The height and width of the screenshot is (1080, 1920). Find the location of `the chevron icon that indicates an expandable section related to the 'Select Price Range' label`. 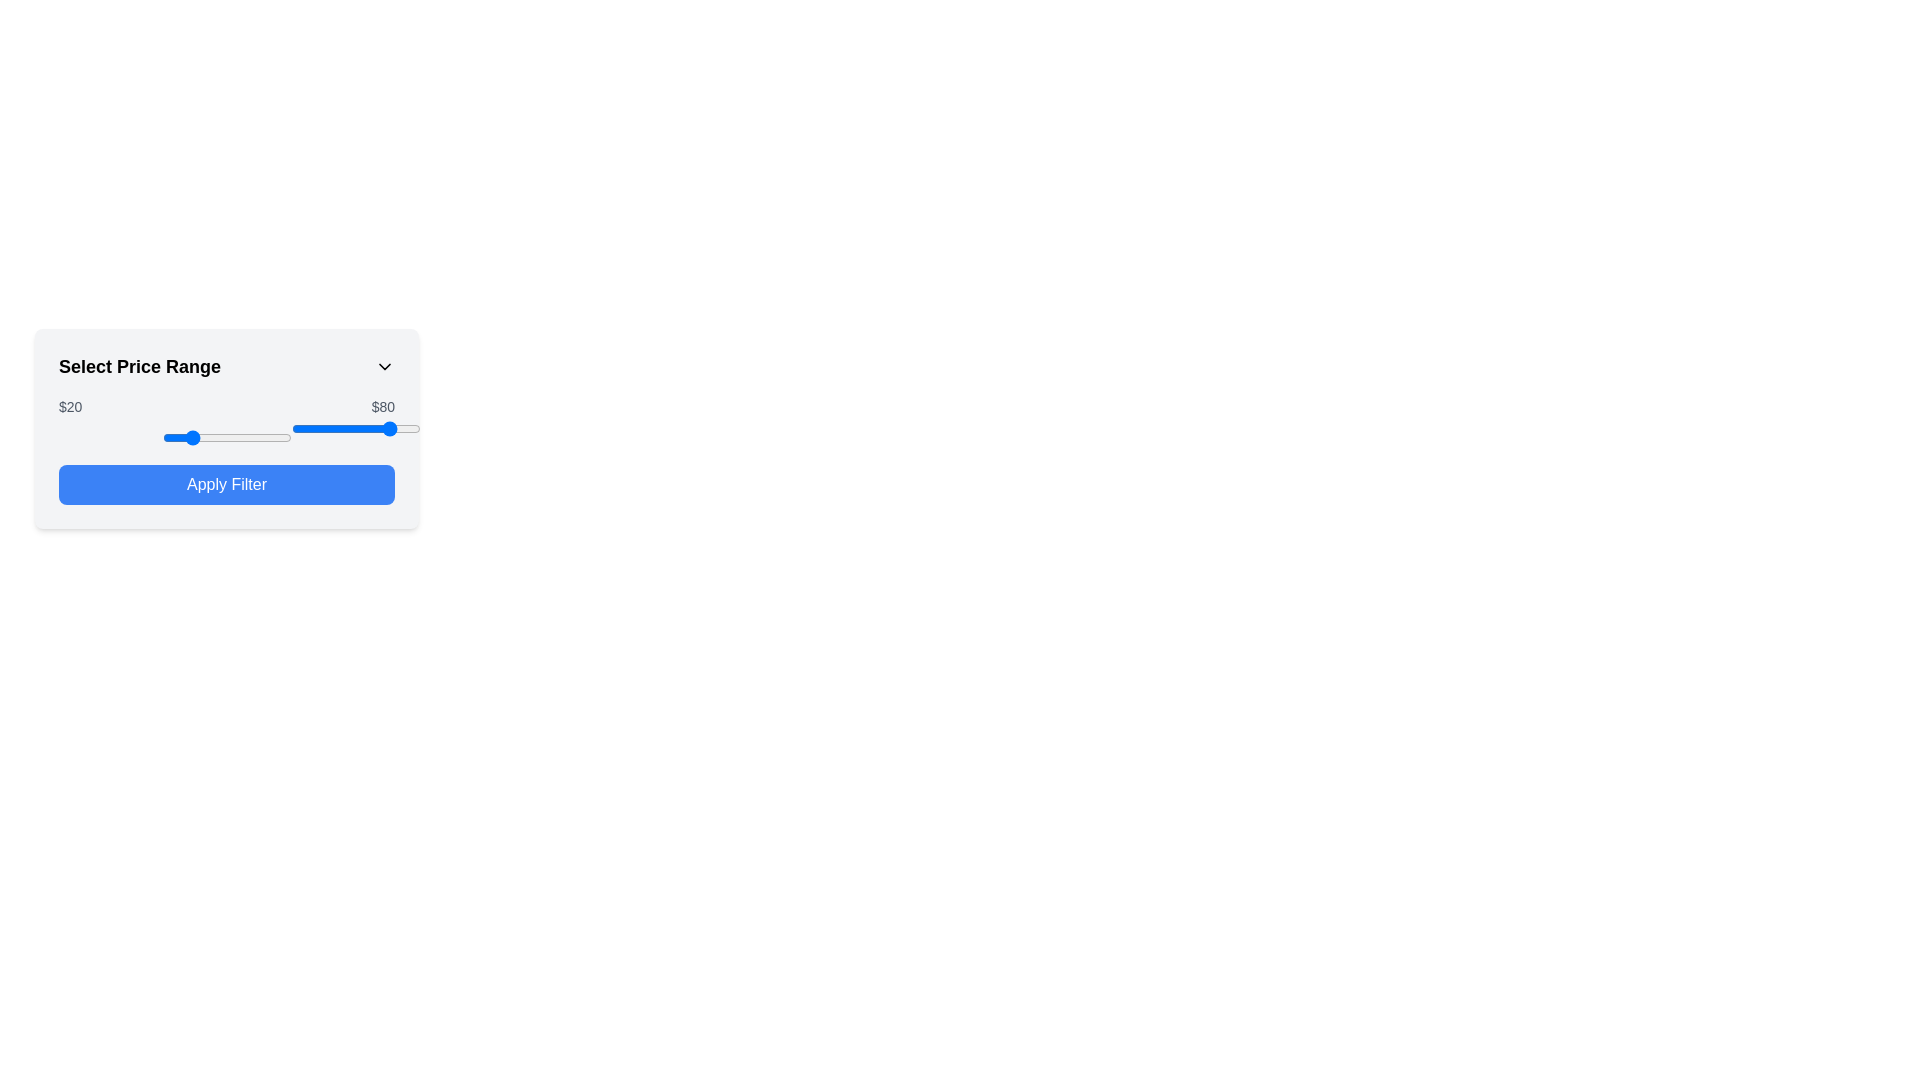

the chevron icon that indicates an expandable section related to the 'Select Price Range' label is located at coordinates (384, 366).